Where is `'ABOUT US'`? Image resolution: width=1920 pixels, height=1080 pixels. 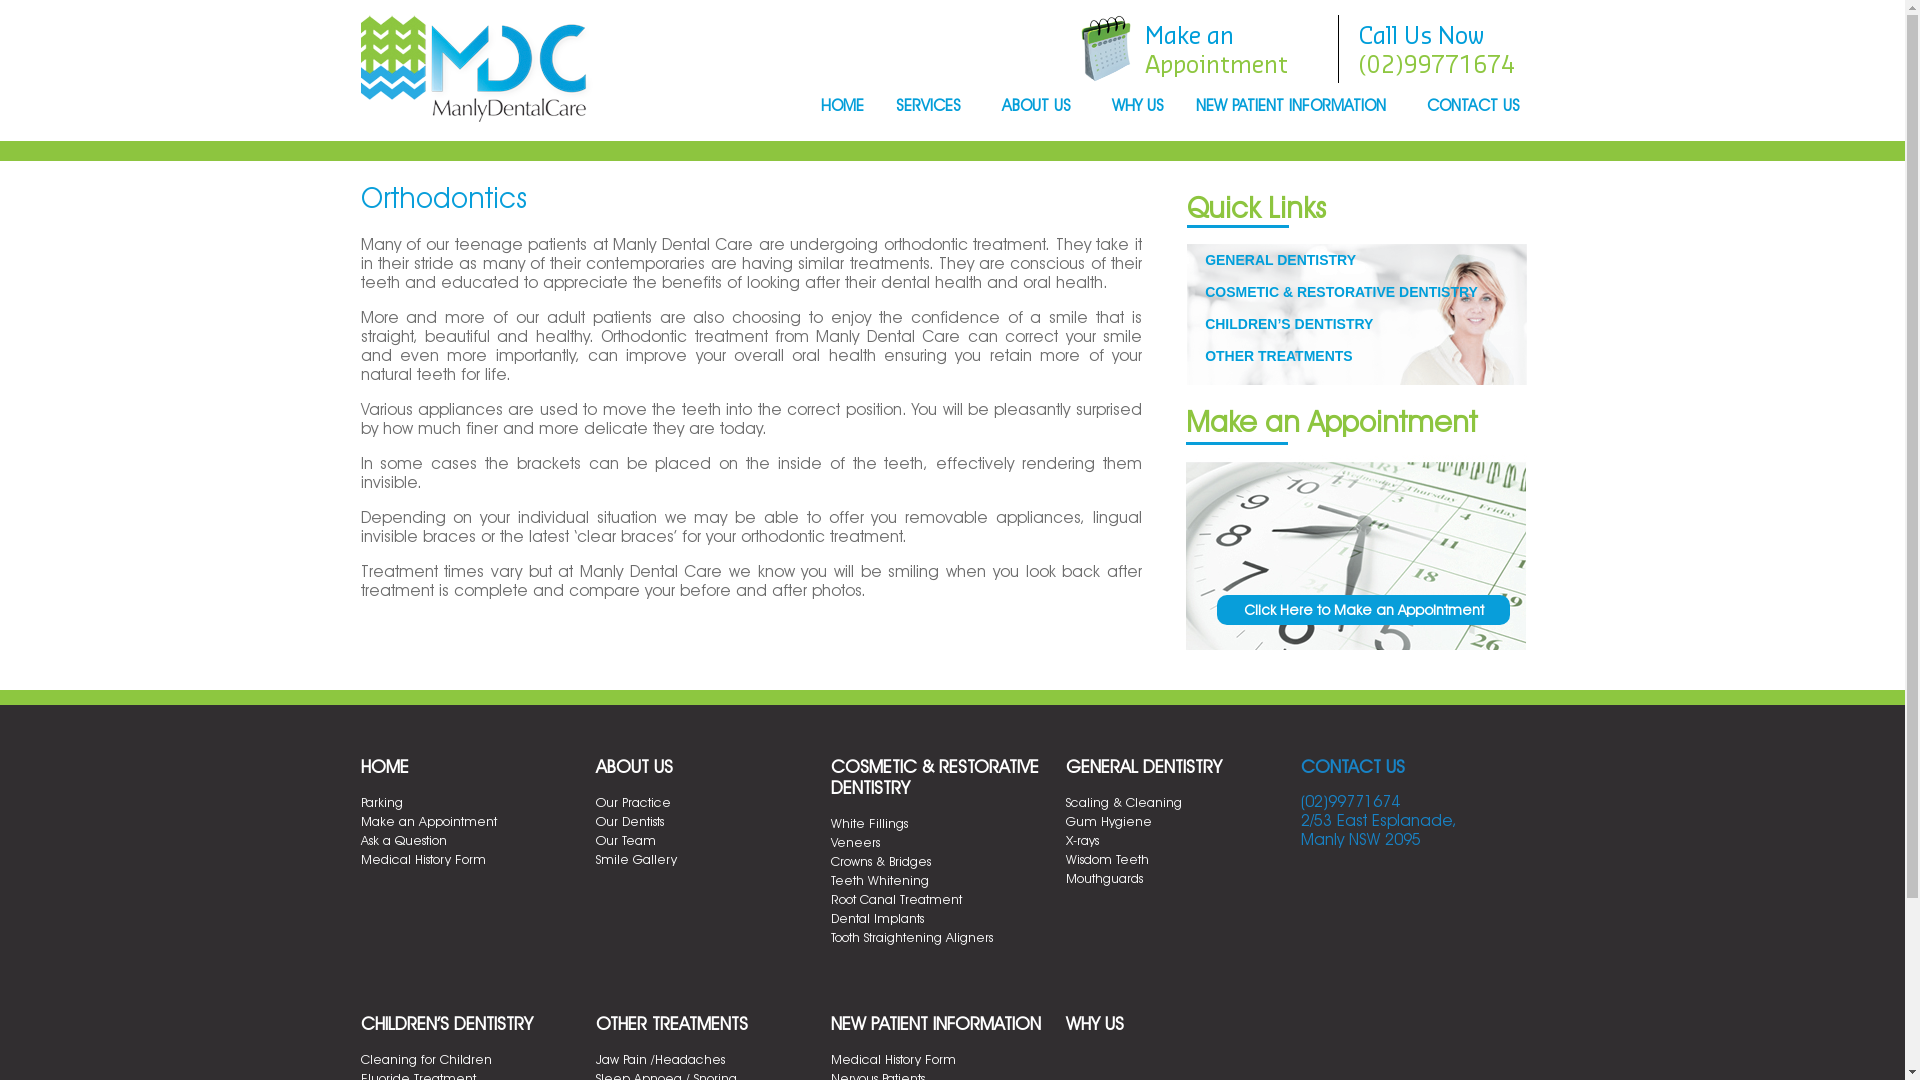
'ABOUT US' is located at coordinates (1040, 107).